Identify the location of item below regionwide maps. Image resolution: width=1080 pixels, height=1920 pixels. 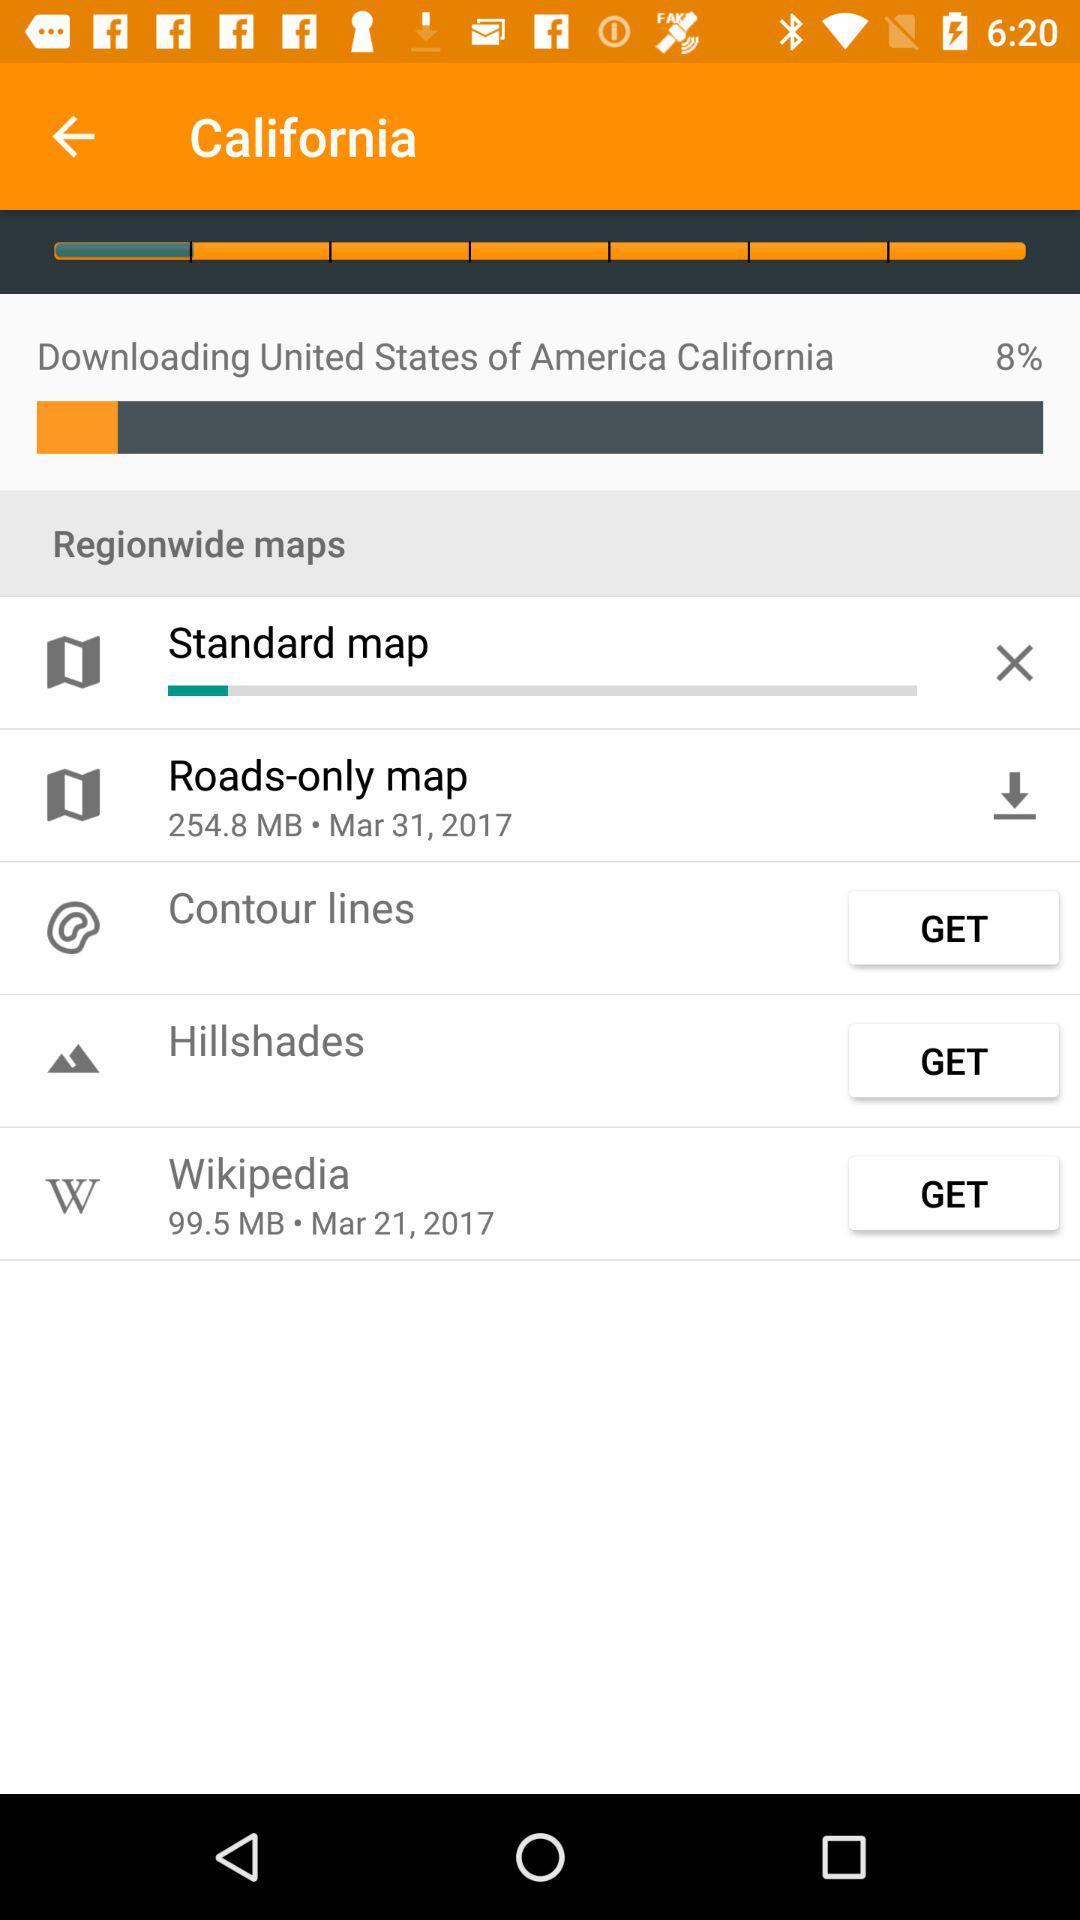
(1014, 662).